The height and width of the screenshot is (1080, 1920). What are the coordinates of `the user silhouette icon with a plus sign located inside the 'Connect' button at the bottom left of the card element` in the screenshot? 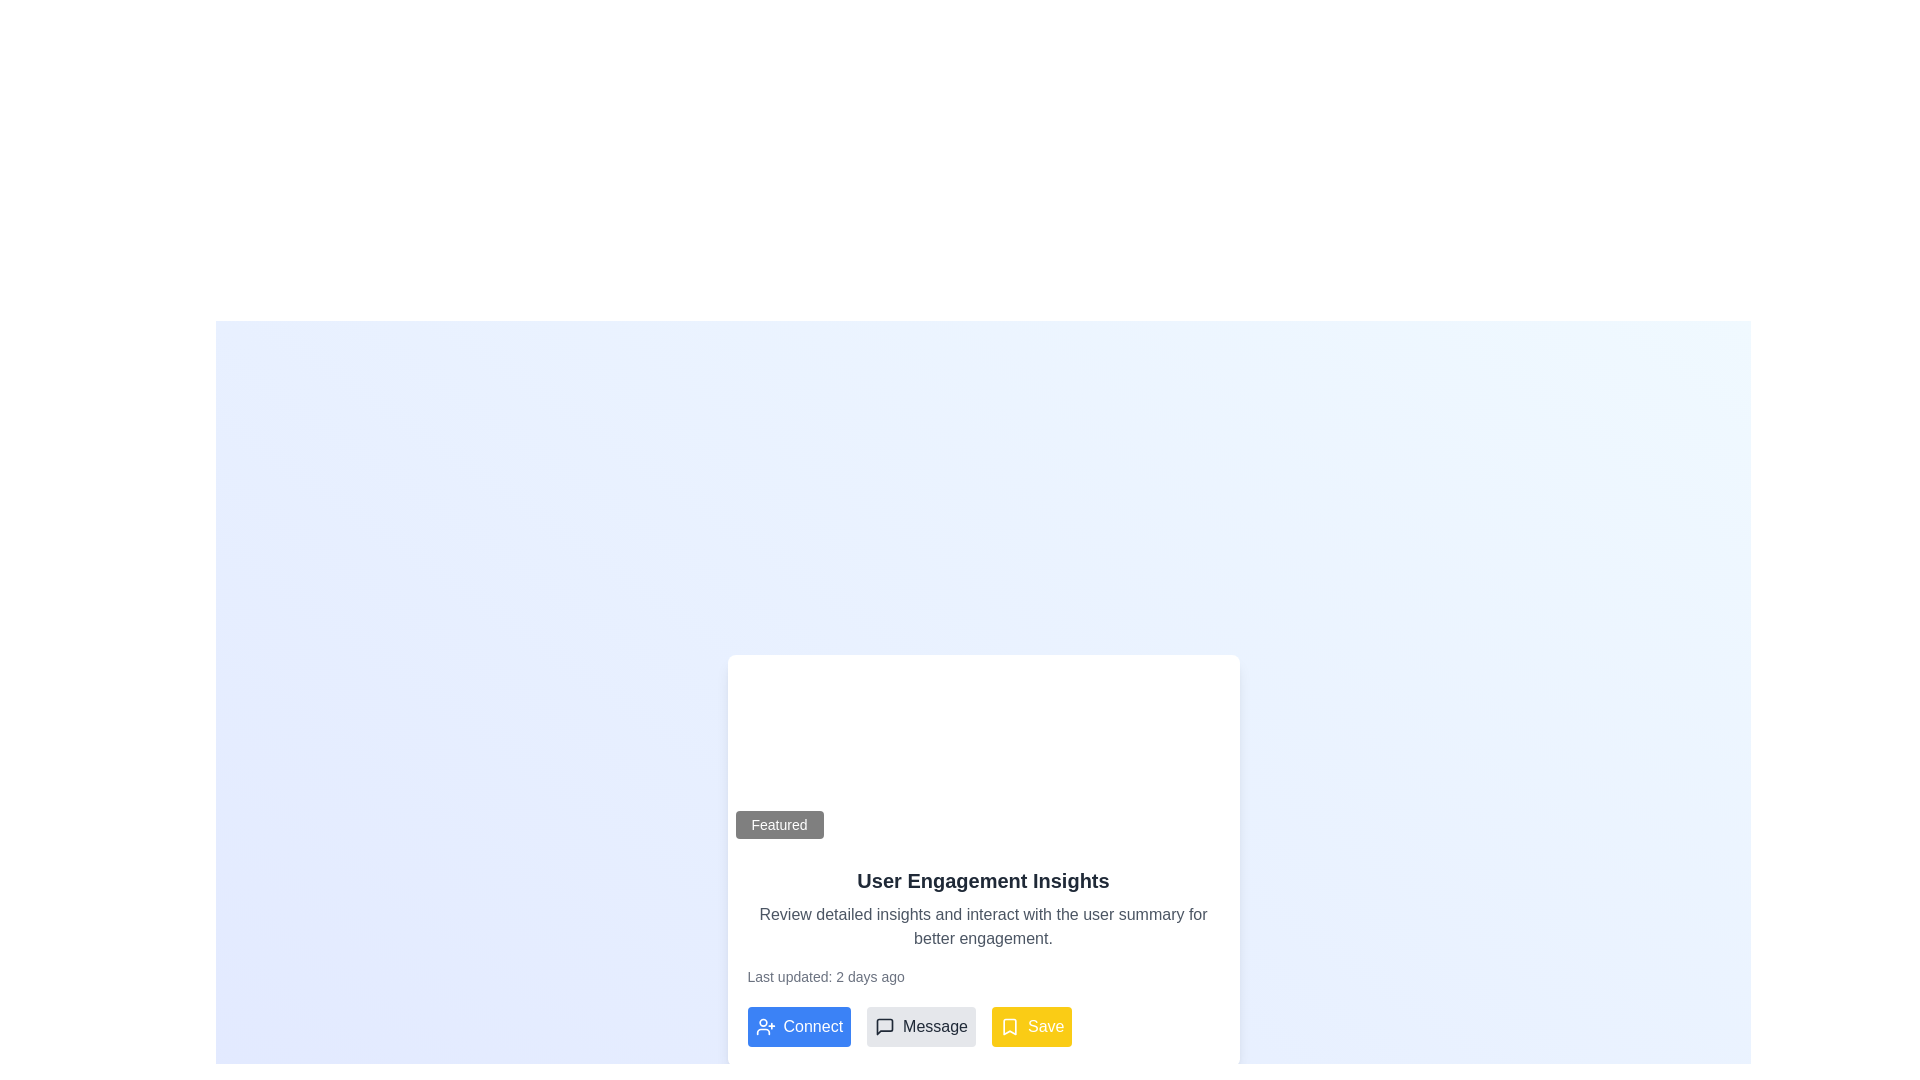 It's located at (764, 1026).